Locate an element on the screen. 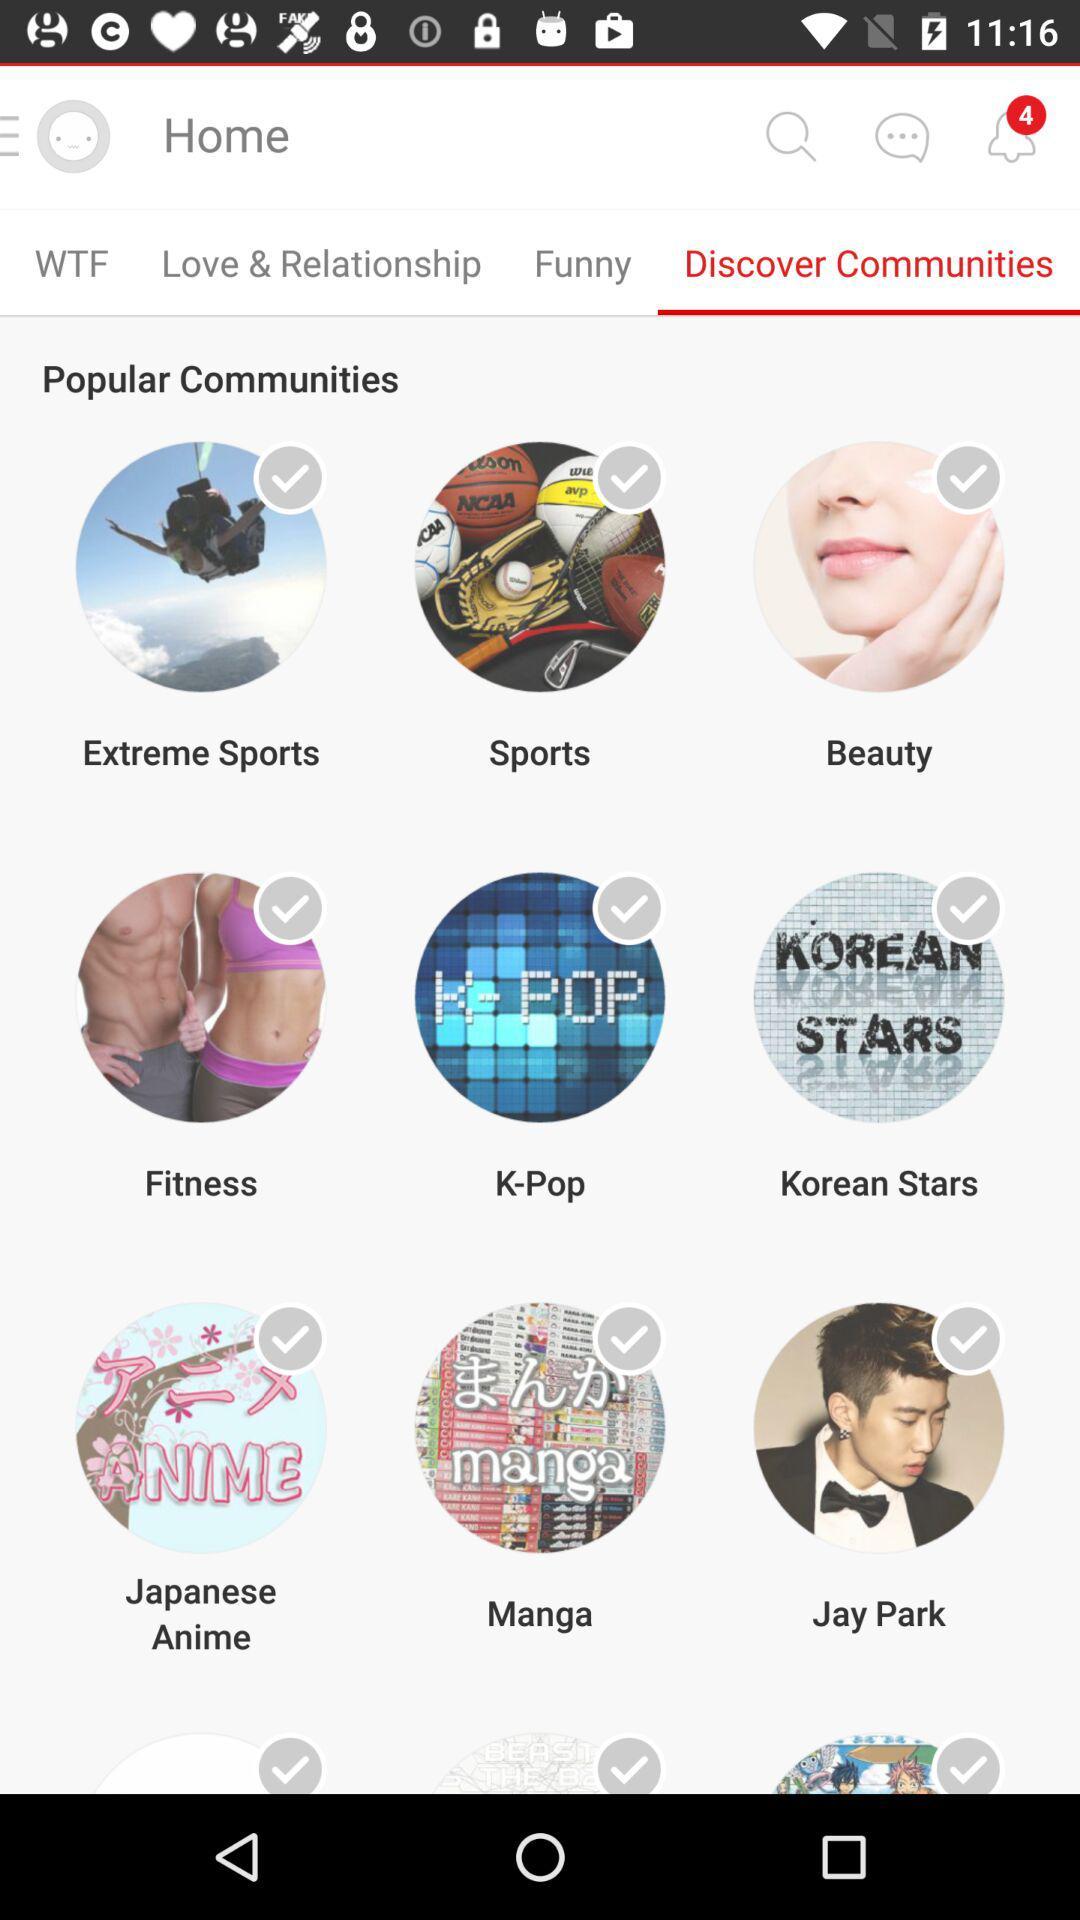 This screenshot has height=1920, width=1080. messages is located at coordinates (901, 135).